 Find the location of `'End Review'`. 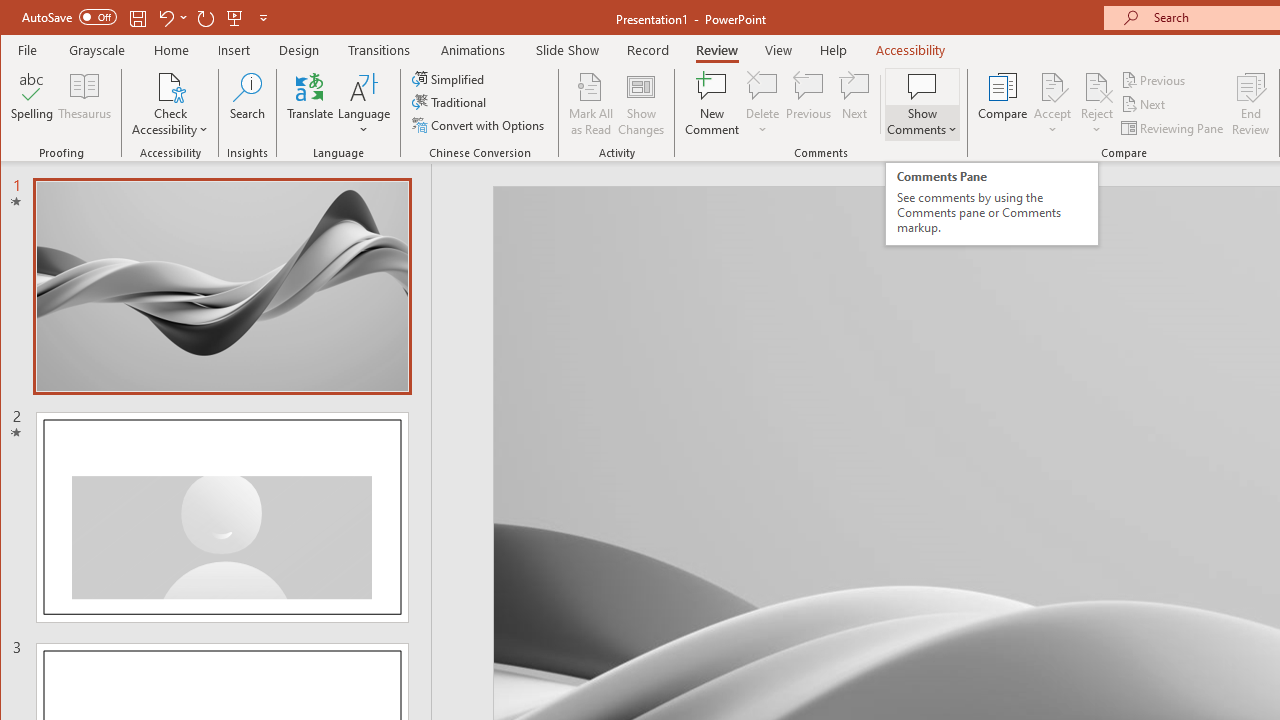

'End Review' is located at coordinates (1250, 104).